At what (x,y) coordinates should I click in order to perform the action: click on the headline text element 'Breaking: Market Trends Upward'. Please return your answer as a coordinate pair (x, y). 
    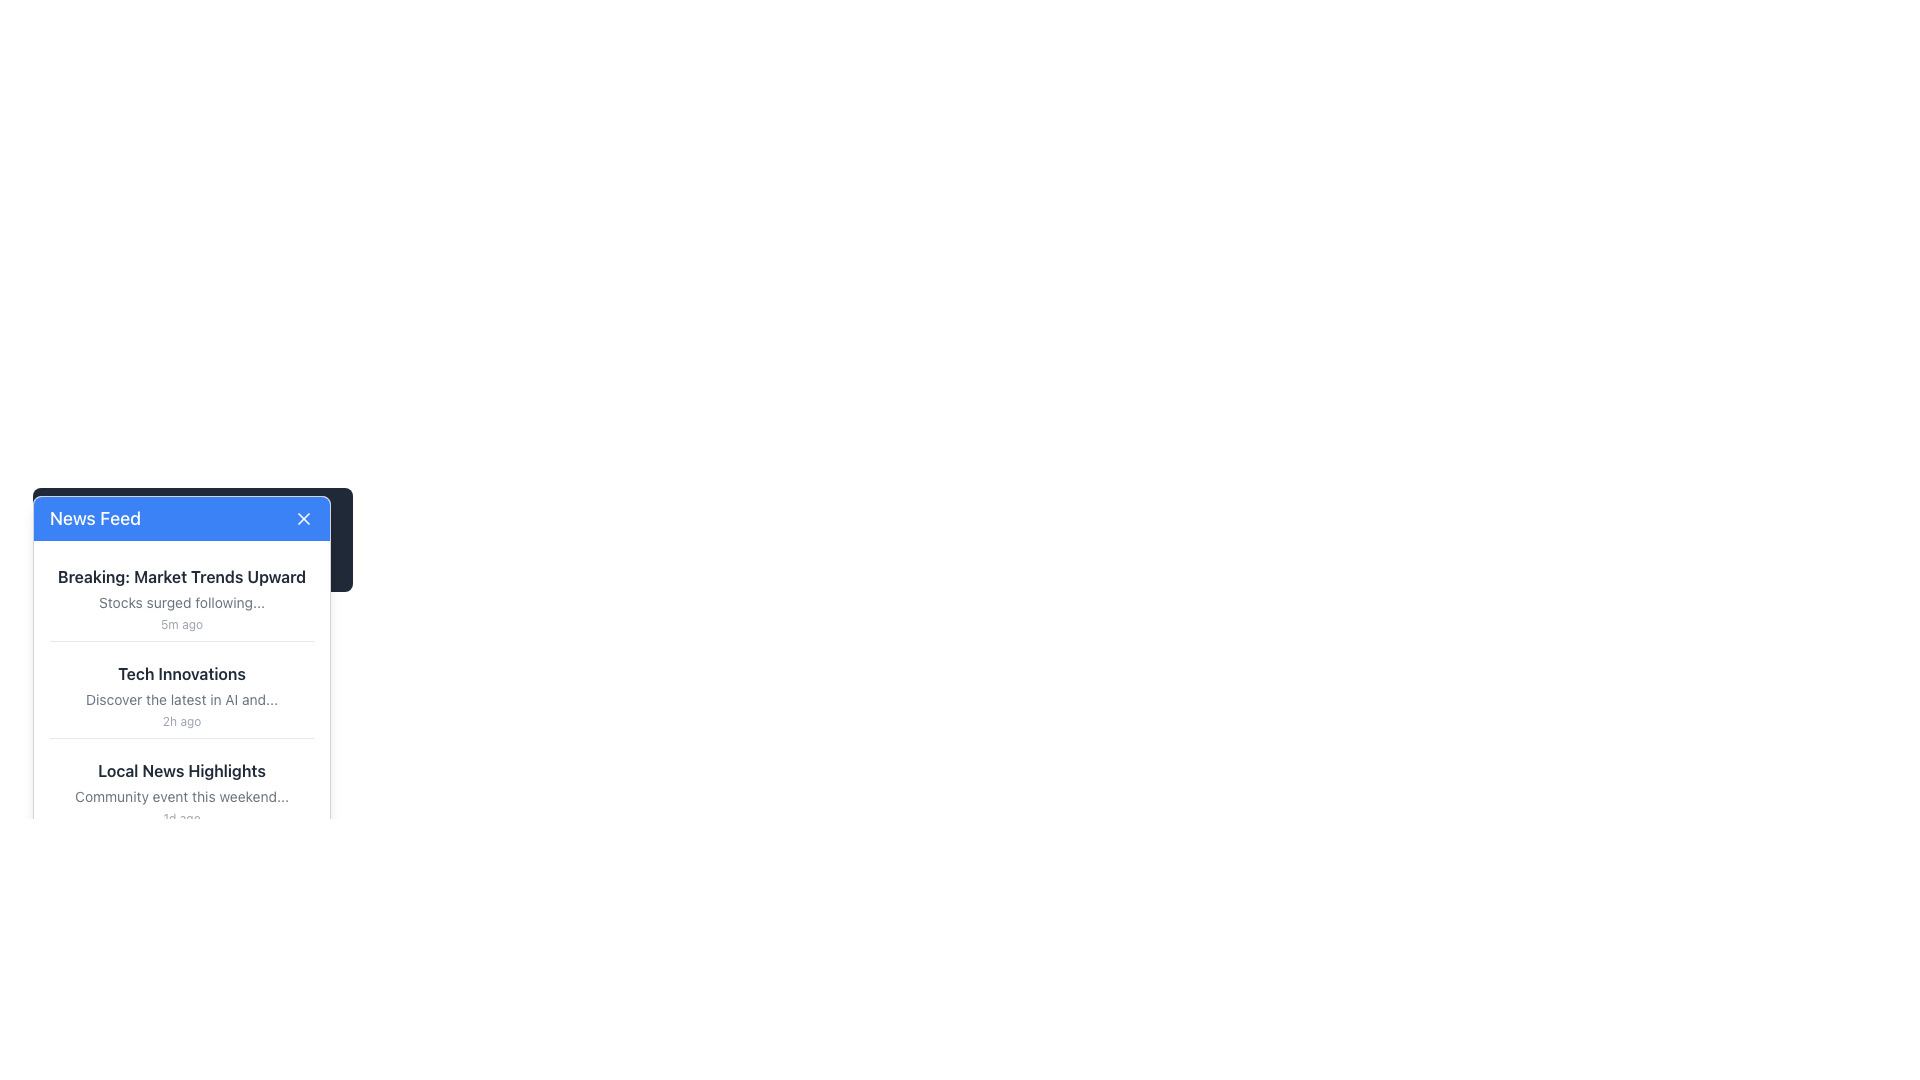
    Looking at the image, I should click on (182, 577).